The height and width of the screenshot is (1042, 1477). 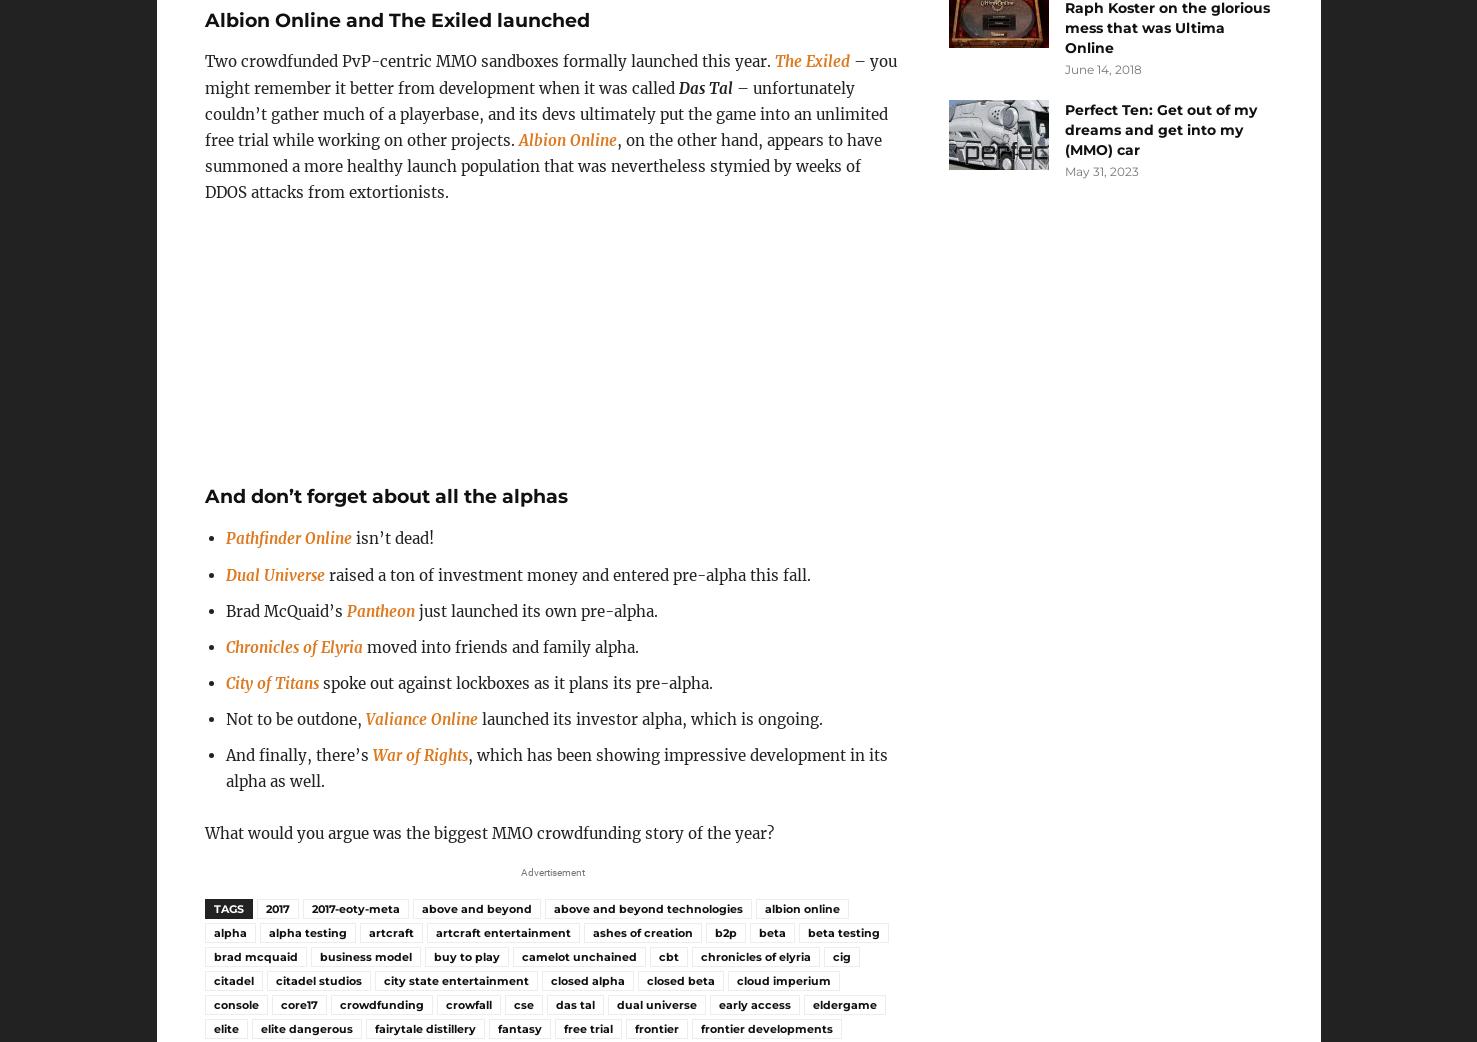 What do you see at coordinates (515, 682) in the screenshot?
I see `'spoke out against lockboxes as it plans its pre-alpha.'` at bounding box center [515, 682].